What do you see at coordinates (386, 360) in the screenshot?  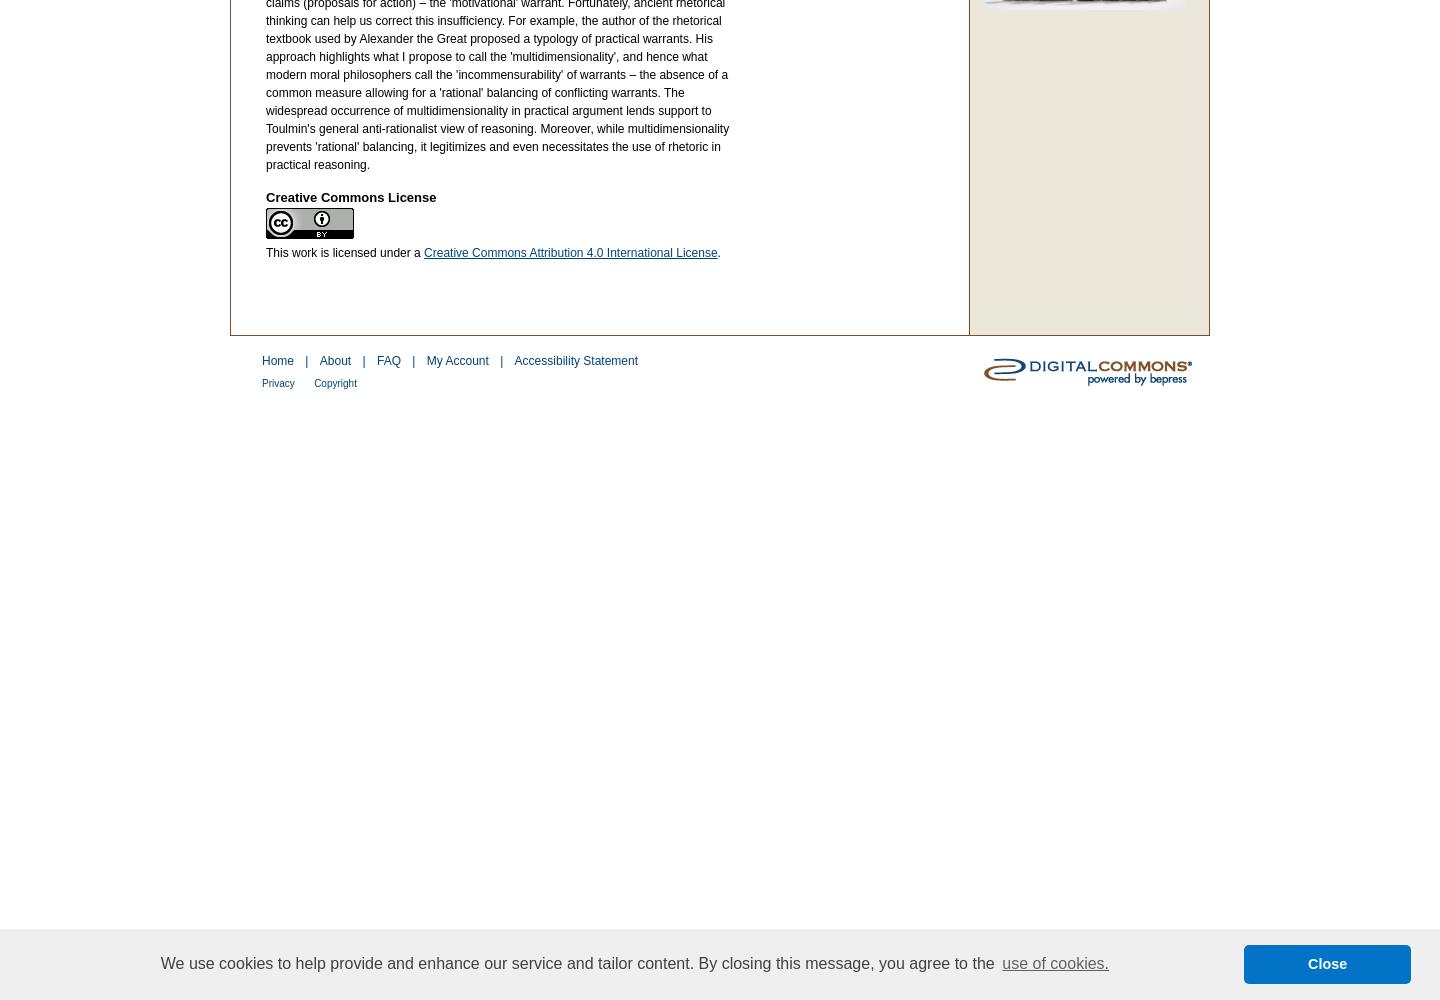 I see `'FAQ'` at bounding box center [386, 360].